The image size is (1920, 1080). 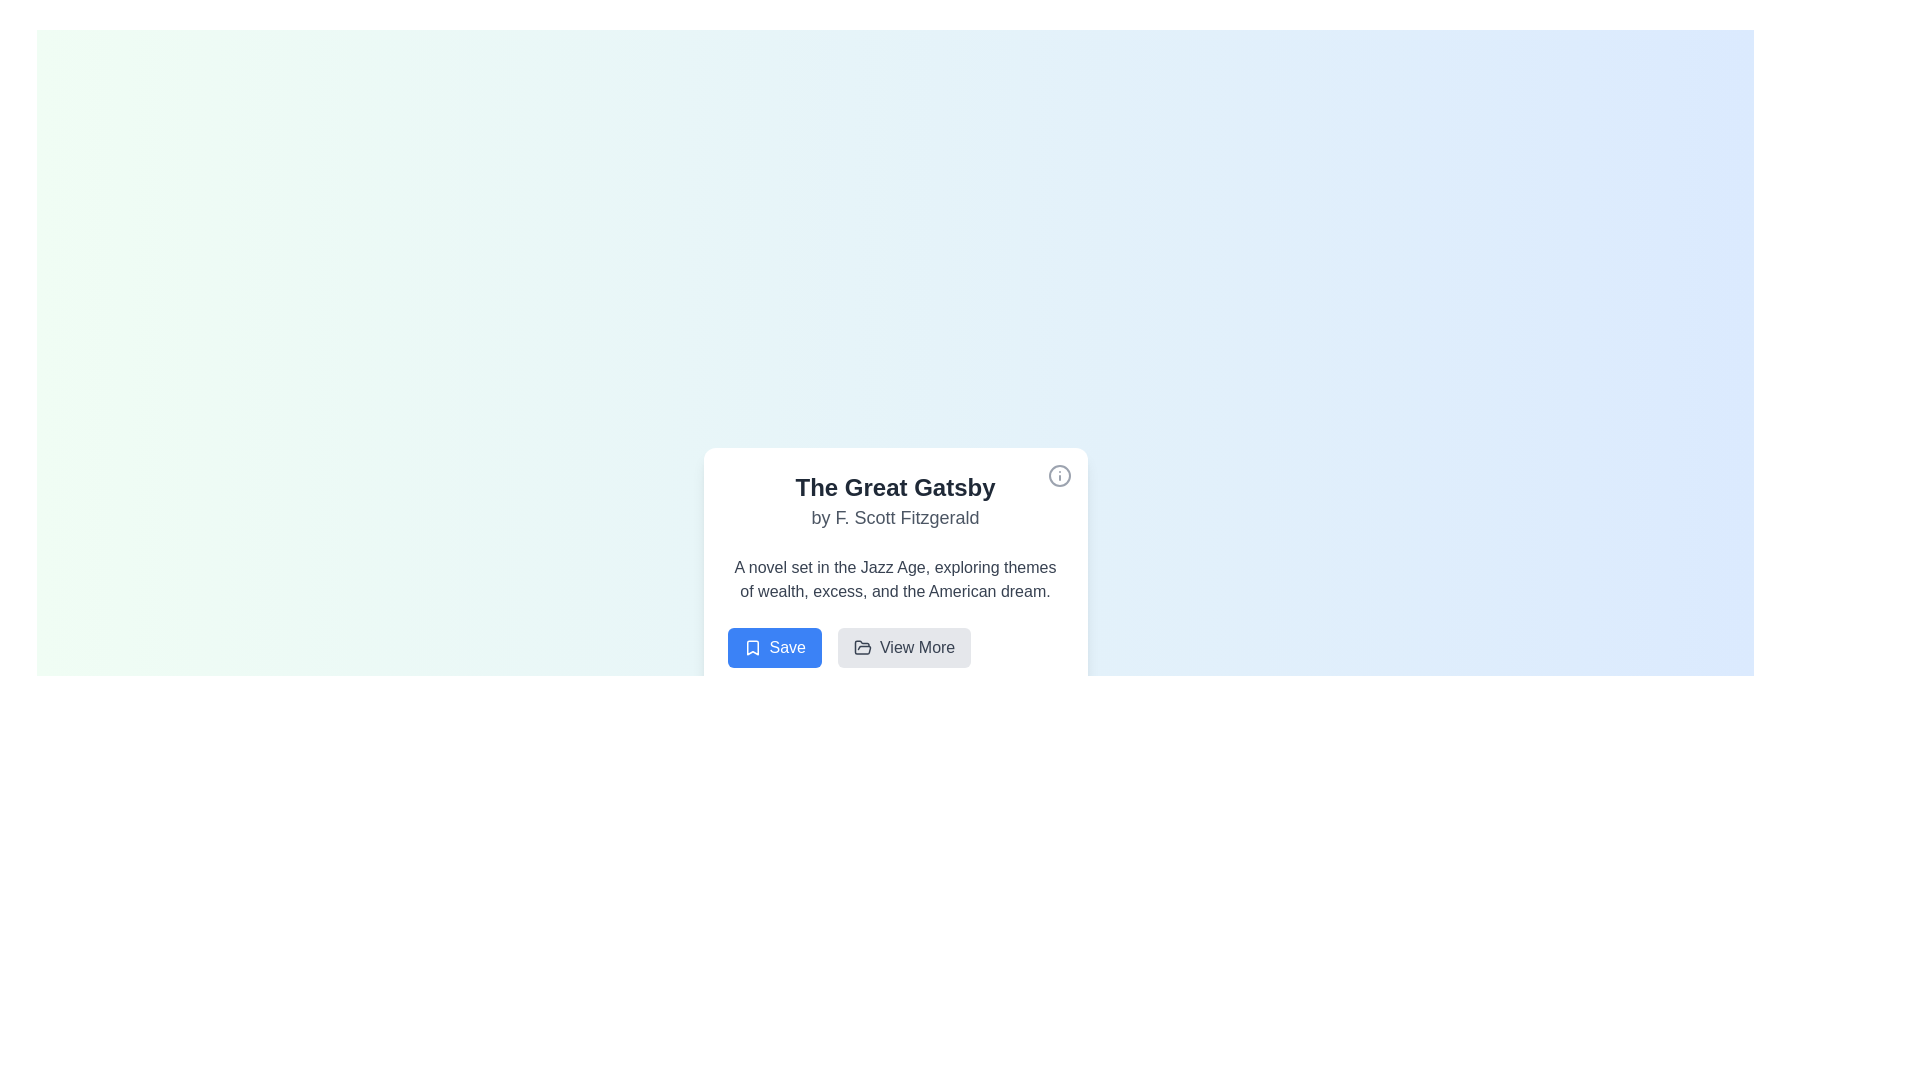 I want to click on Decorative SVG circle element located in the upper-right corner of the card titled 'The Great Gatsby' for debugging purposes, so click(x=1058, y=475).